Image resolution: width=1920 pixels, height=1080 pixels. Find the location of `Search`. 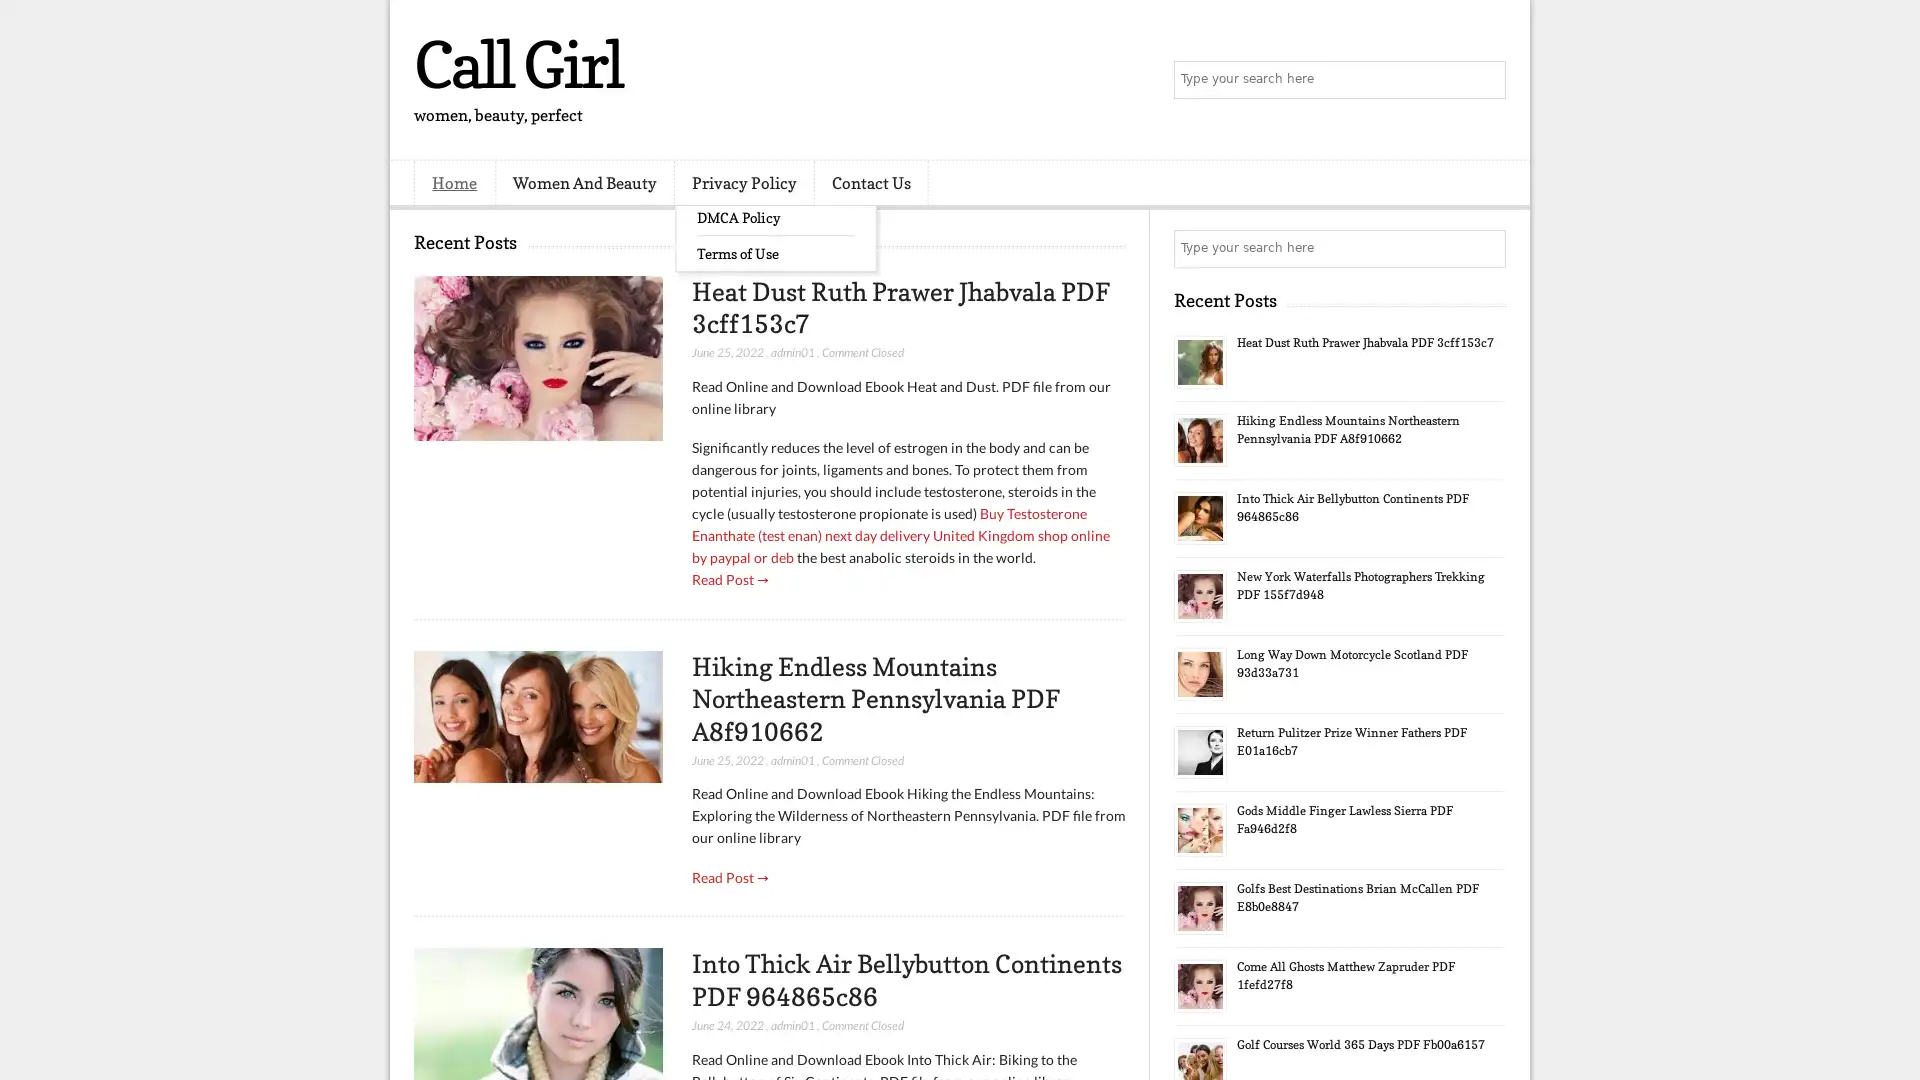

Search is located at coordinates (1485, 248).